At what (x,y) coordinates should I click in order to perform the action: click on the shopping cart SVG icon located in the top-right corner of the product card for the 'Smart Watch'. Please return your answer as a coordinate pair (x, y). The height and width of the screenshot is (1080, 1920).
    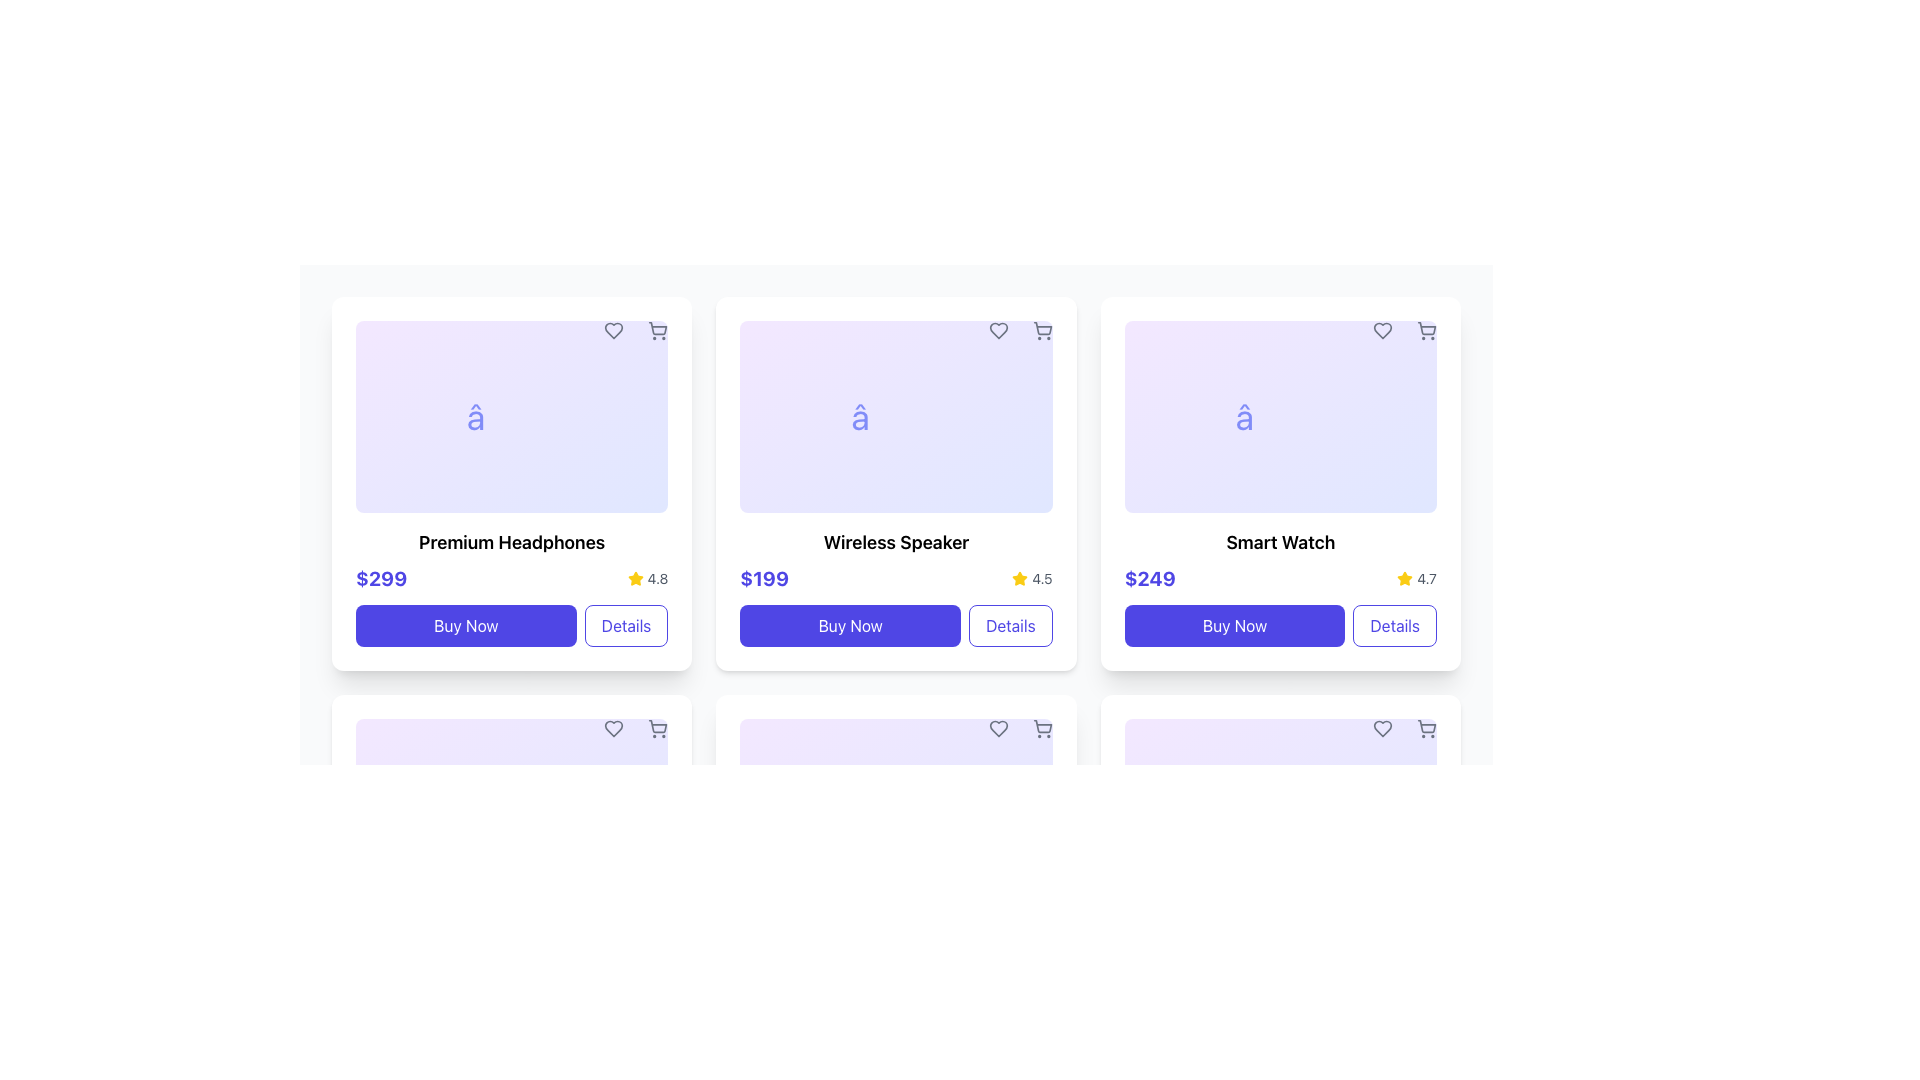
    Looking at the image, I should click on (1426, 726).